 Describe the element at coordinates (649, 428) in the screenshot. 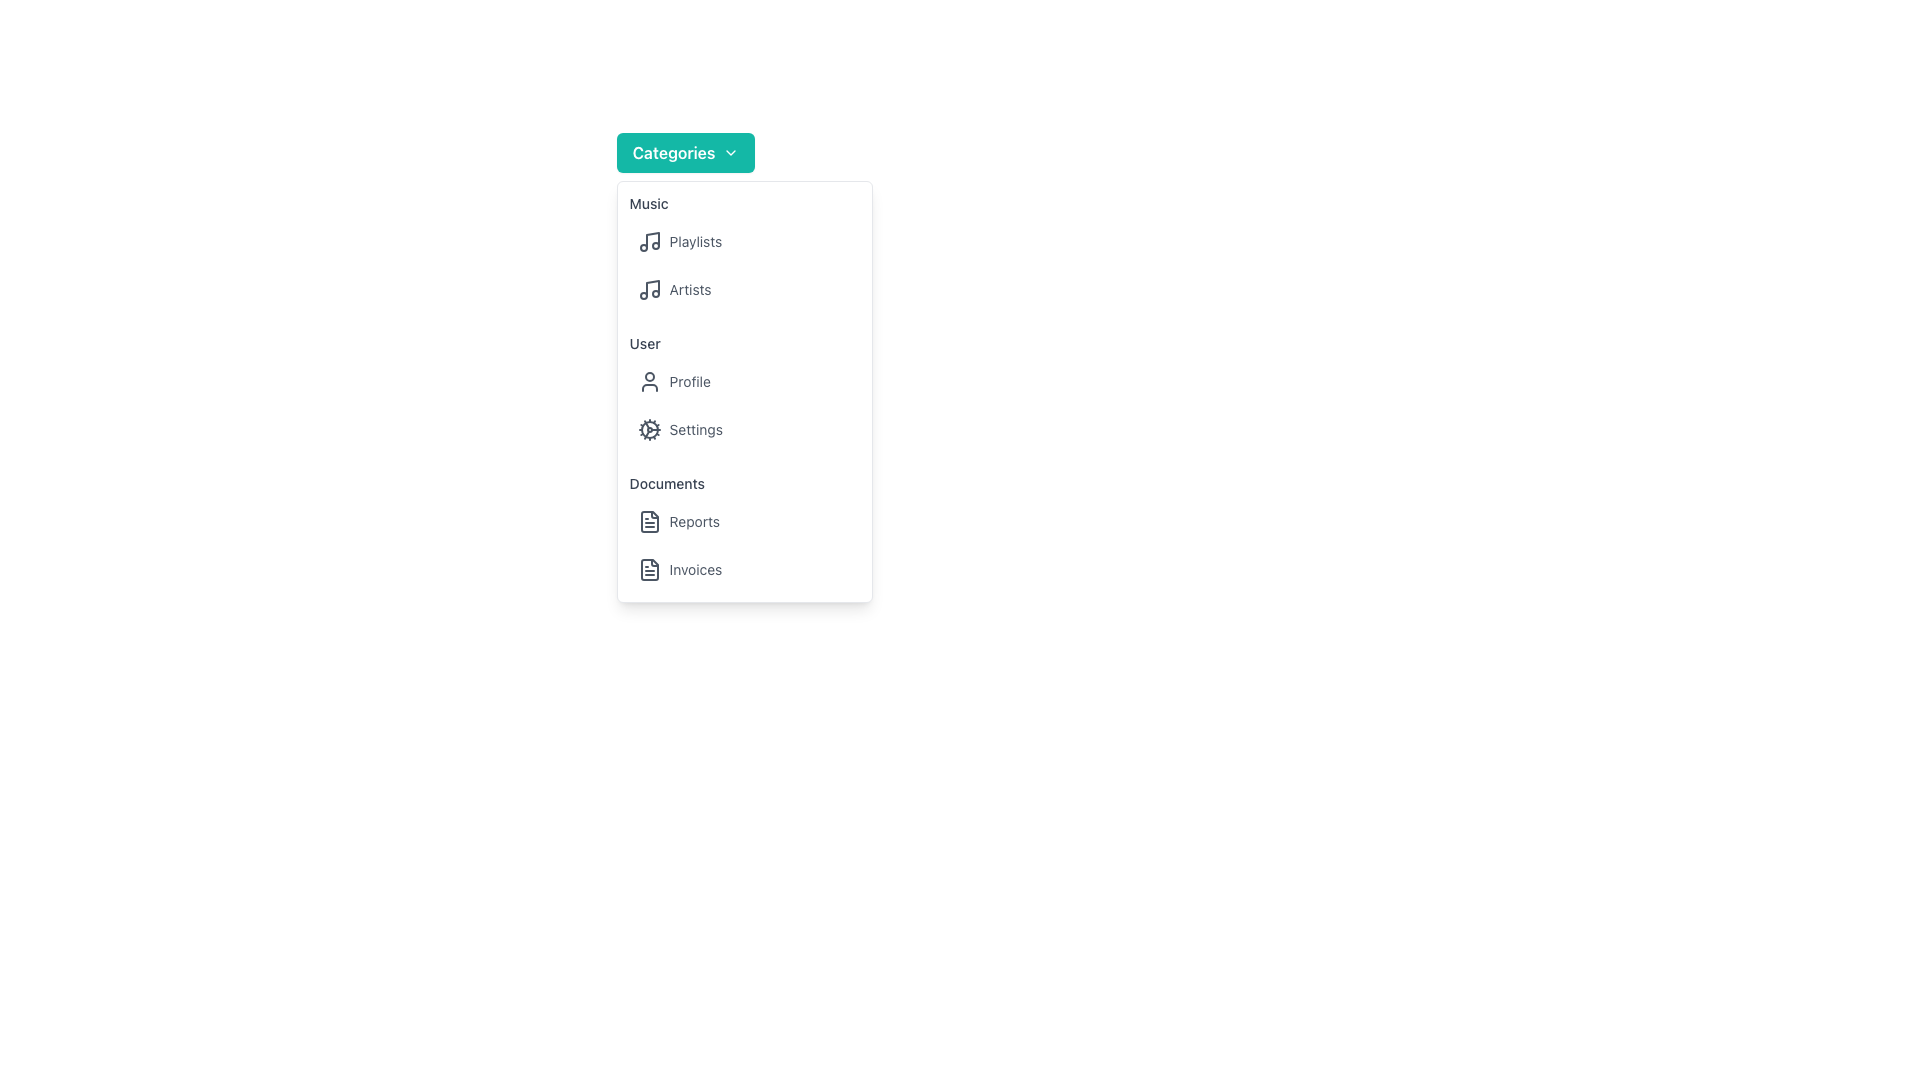

I see `the 'Settings' icon located within the fourth option of the vertical dropdown menu under the 'User' category` at that location.